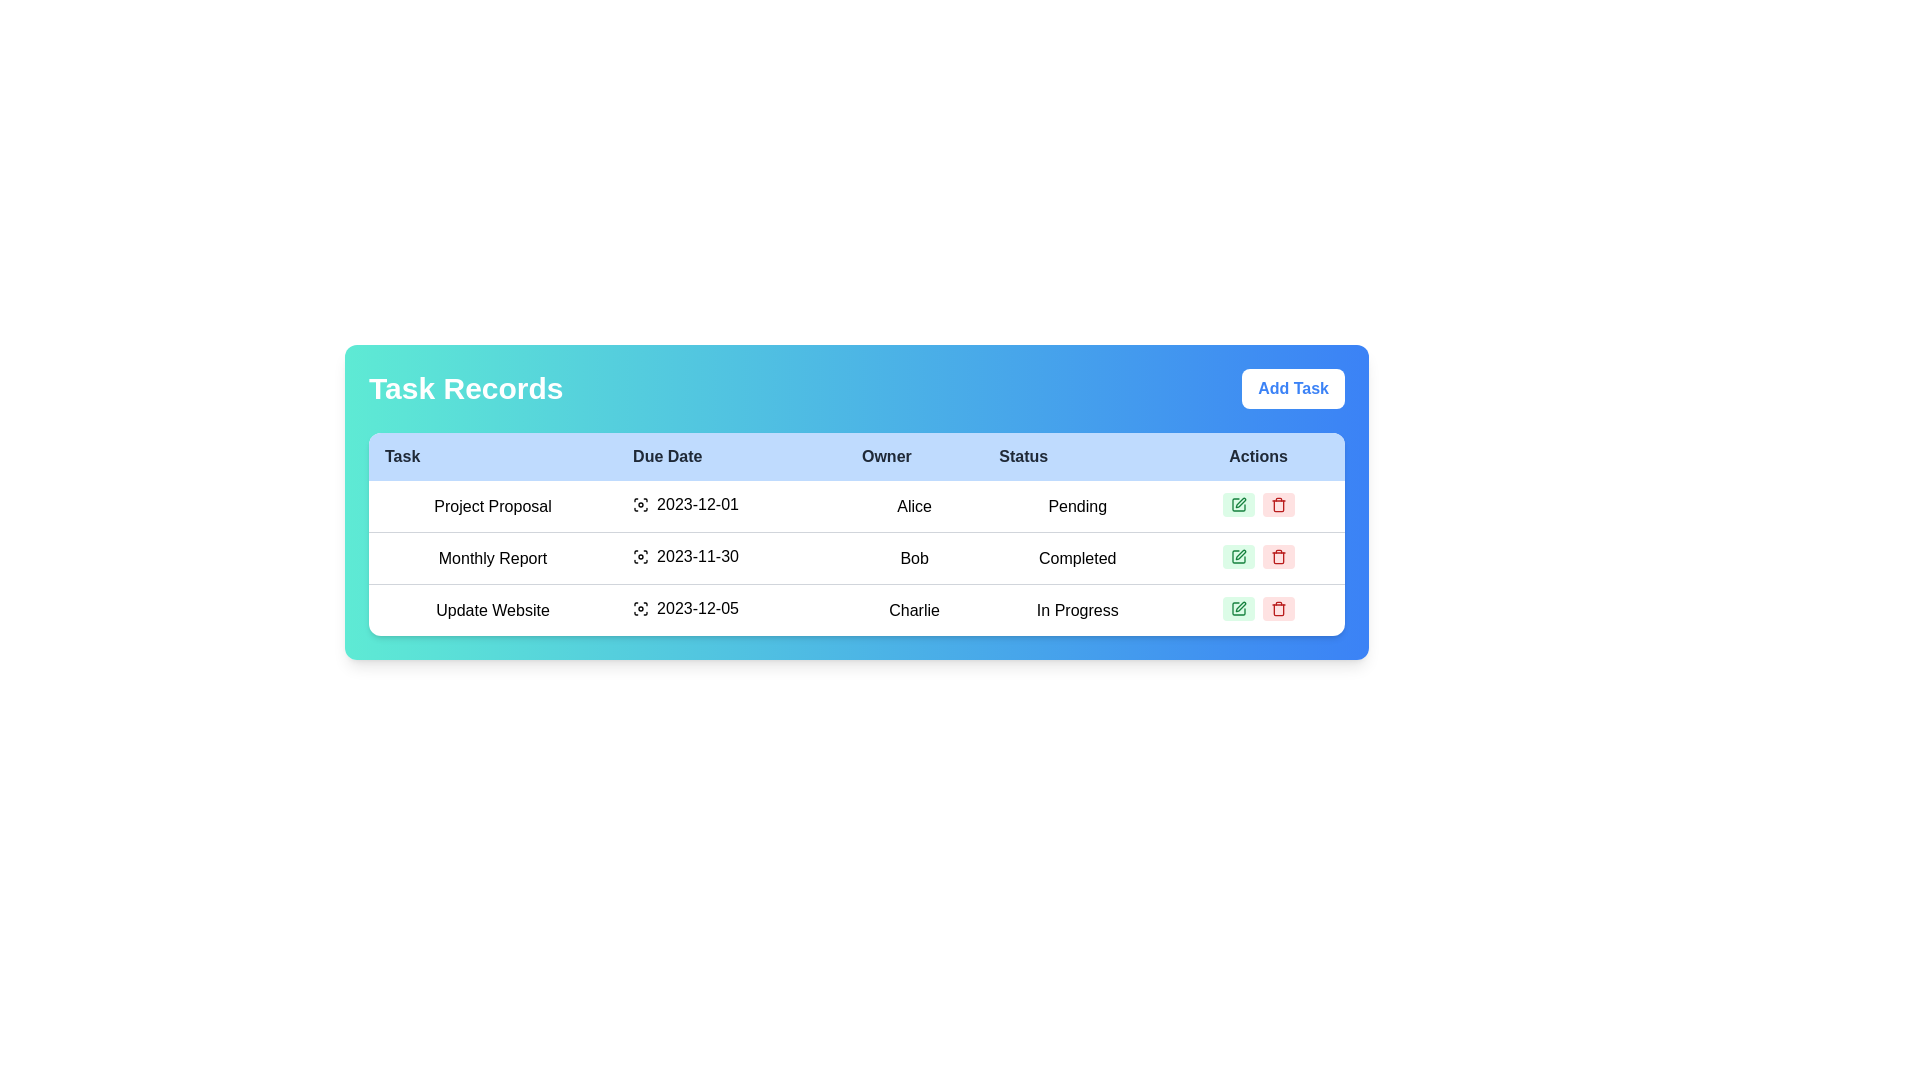 Image resolution: width=1920 pixels, height=1080 pixels. Describe the element at coordinates (1237, 608) in the screenshot. I see `the square-shaped icon with rounded corners in the 'Actions' column of the last row in the table` at that location.